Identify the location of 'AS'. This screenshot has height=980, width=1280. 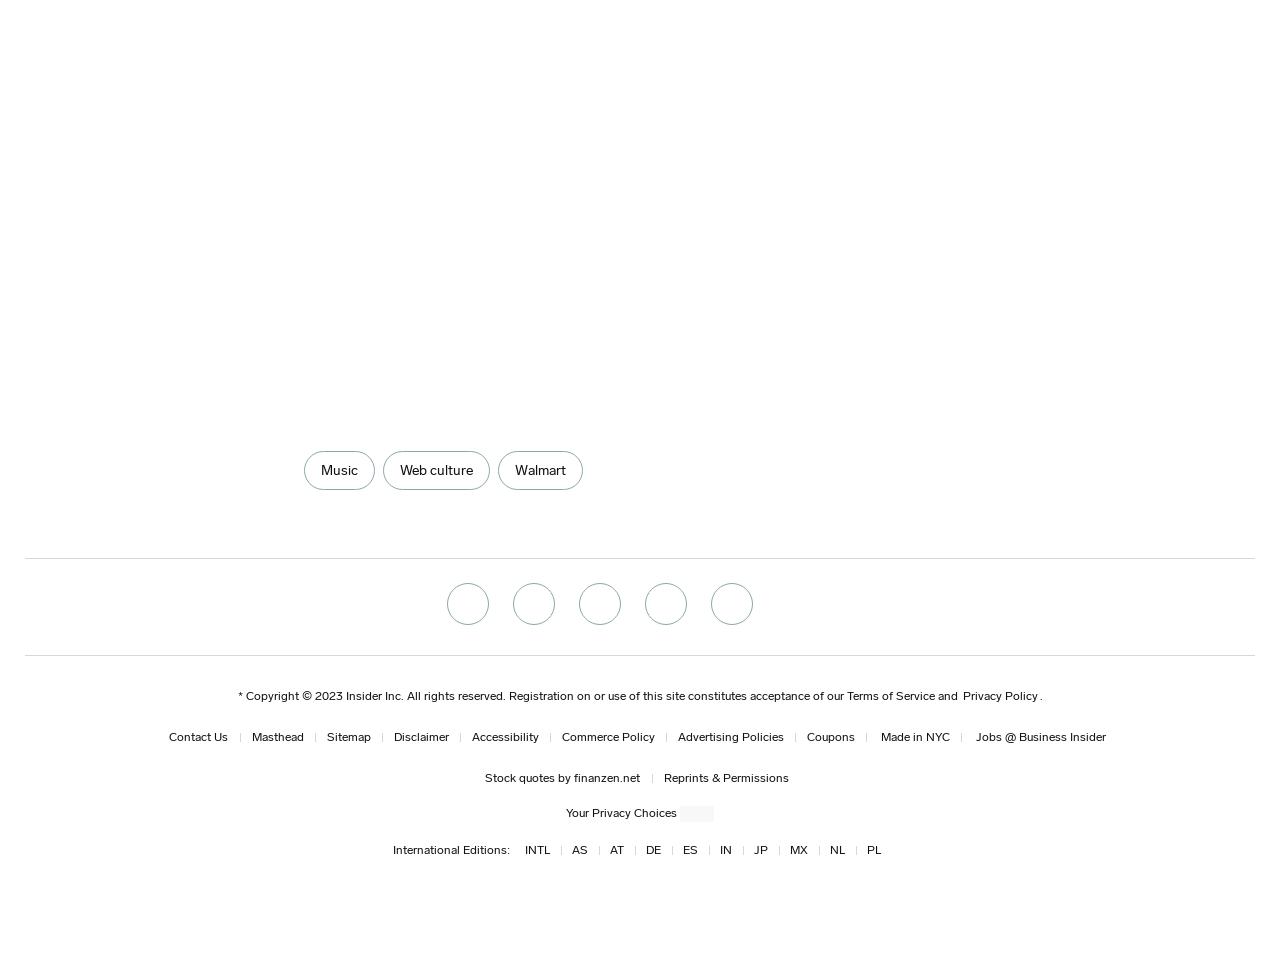
(578, 848).